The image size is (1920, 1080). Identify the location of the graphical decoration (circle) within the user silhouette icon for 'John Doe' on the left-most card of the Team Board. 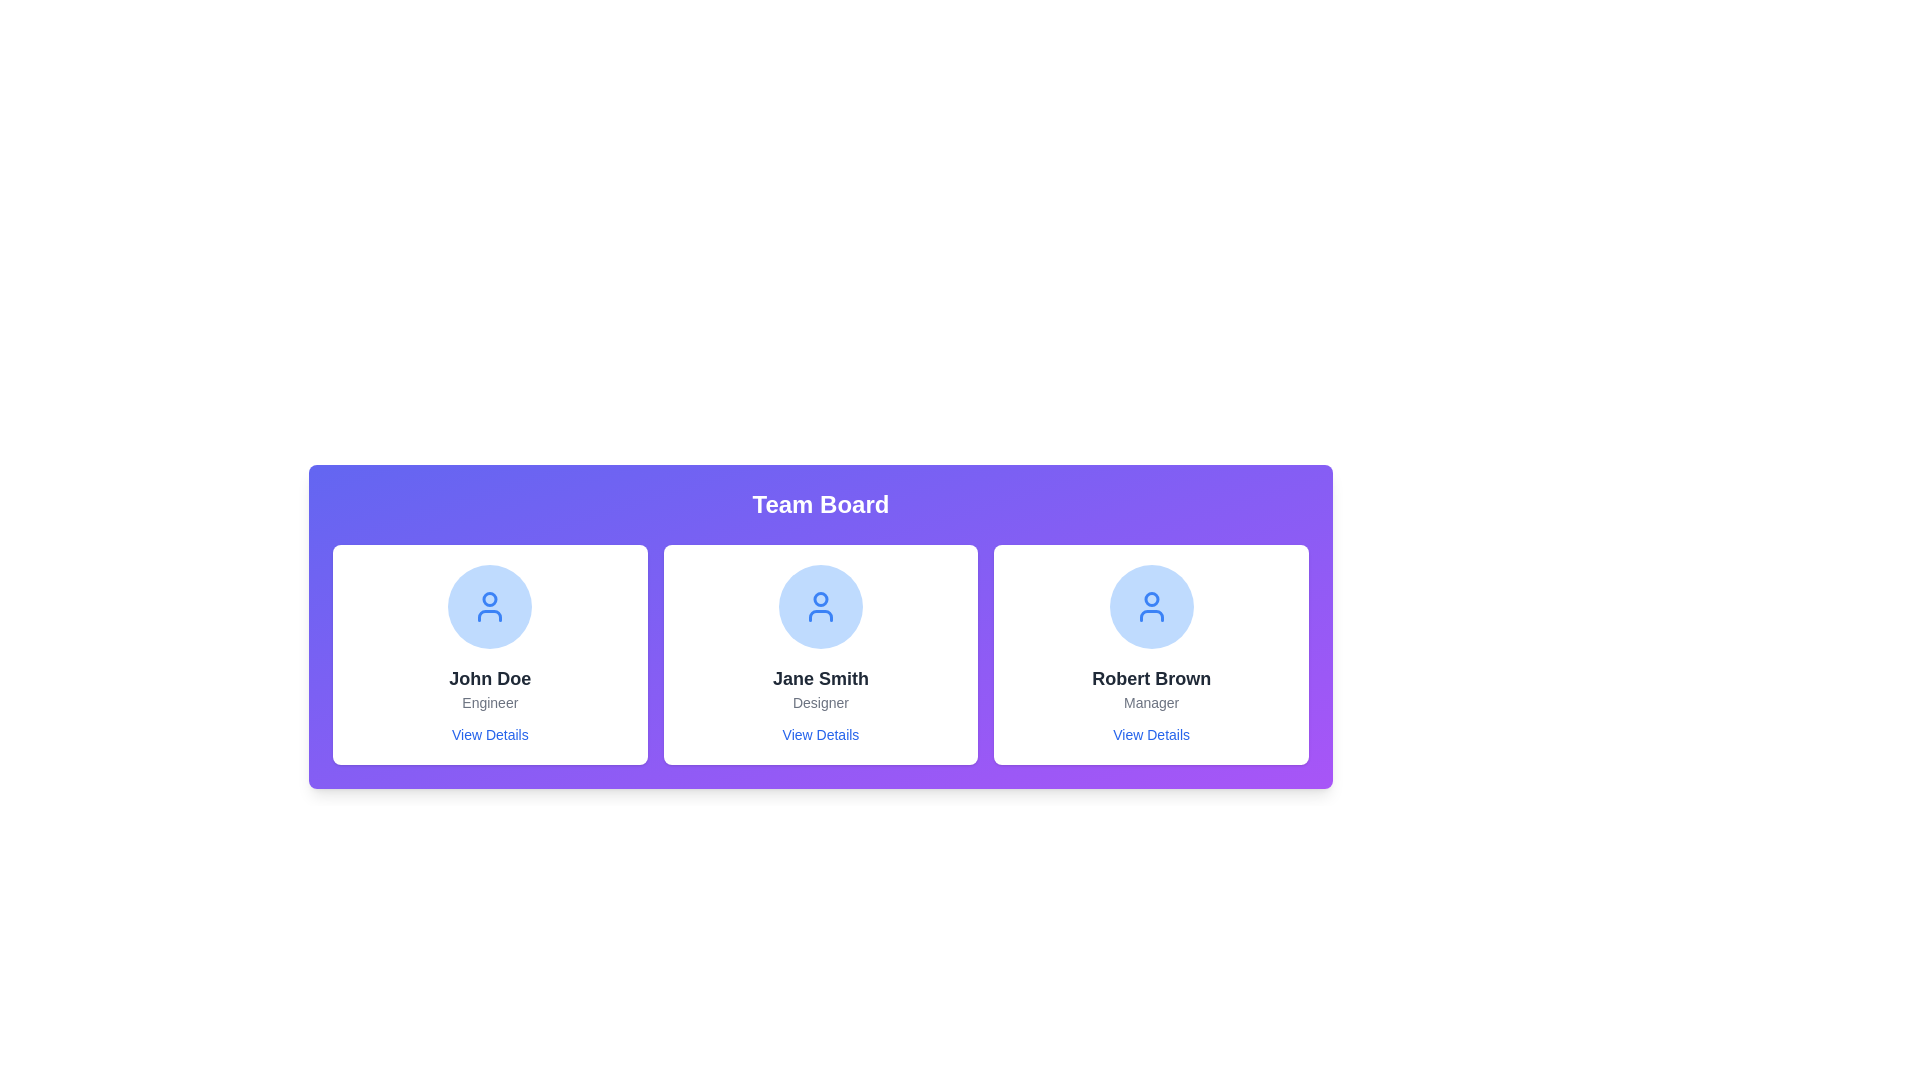
(490, 598).